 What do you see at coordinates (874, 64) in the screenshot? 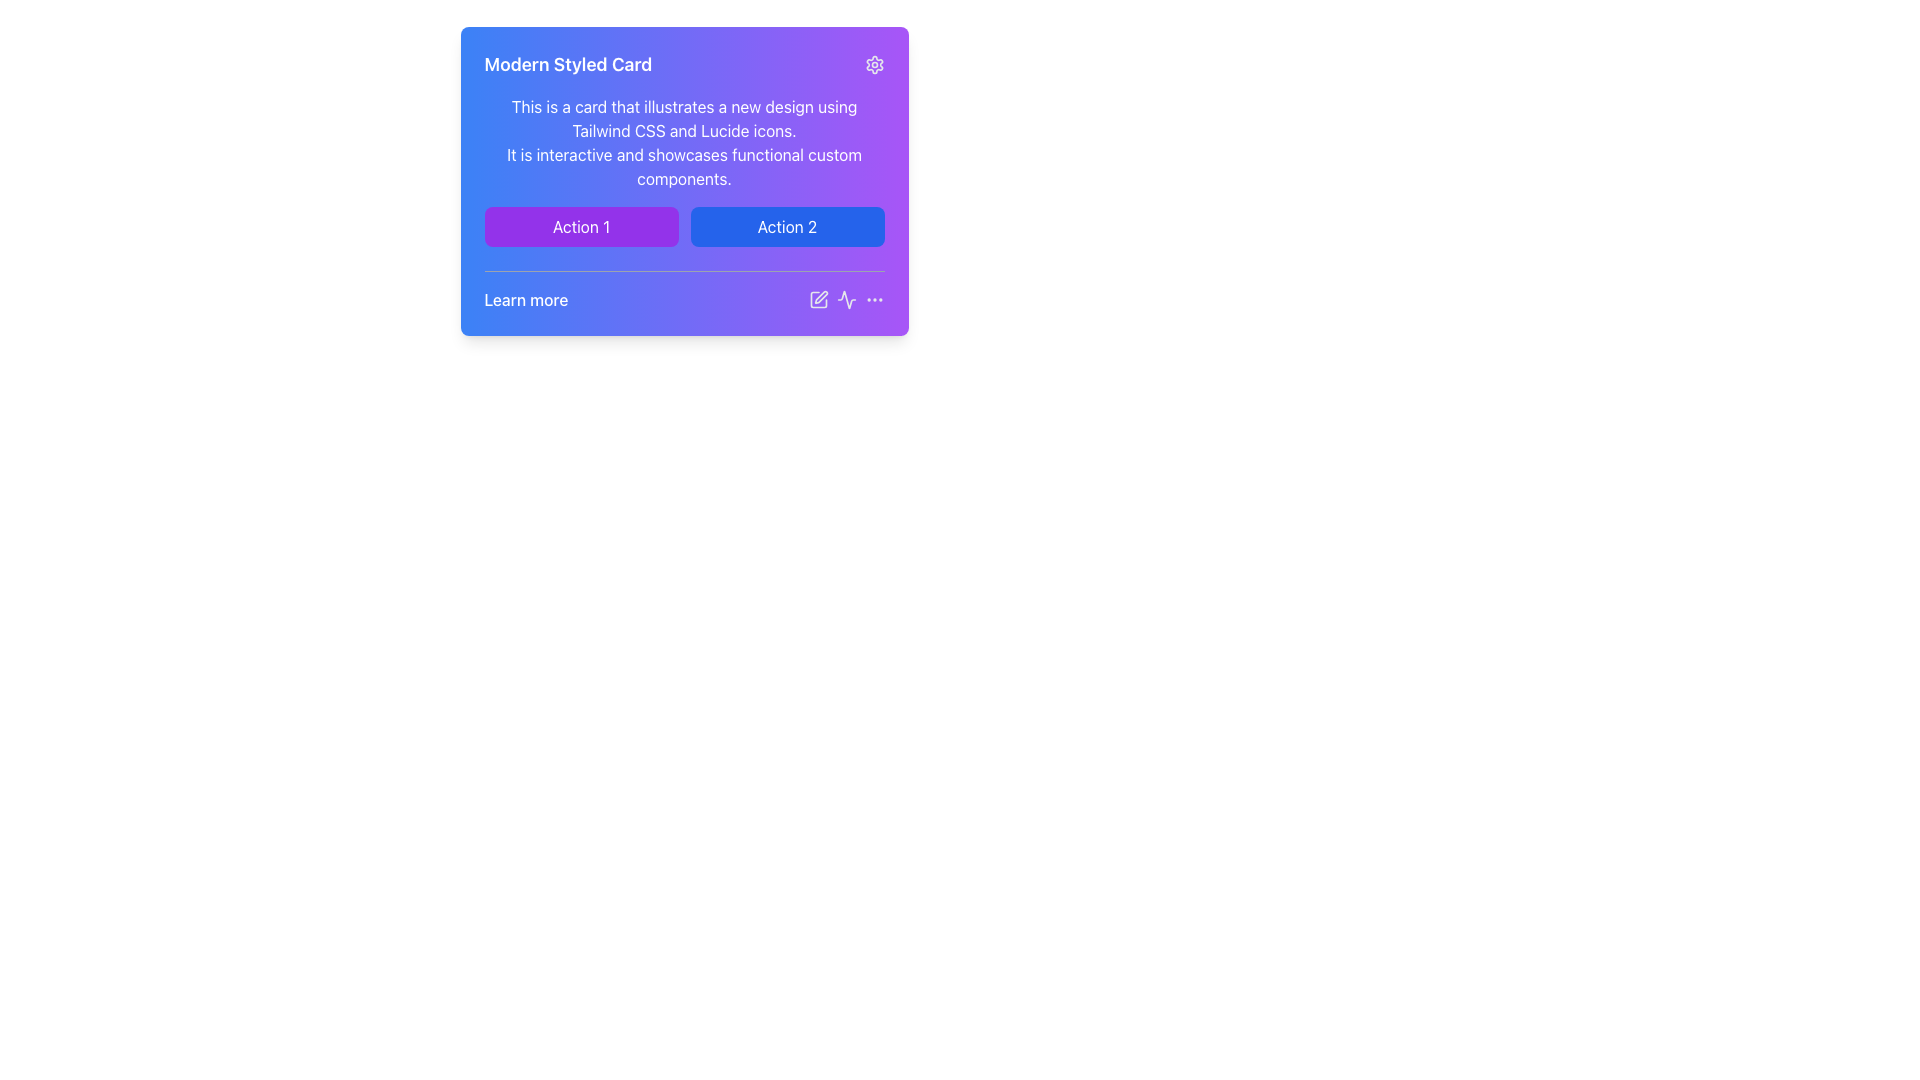
I see `the Icon button located at the top-right corner of the 'Modern Styled Card' for accessibility purposes` at bounding box center [874, 64].